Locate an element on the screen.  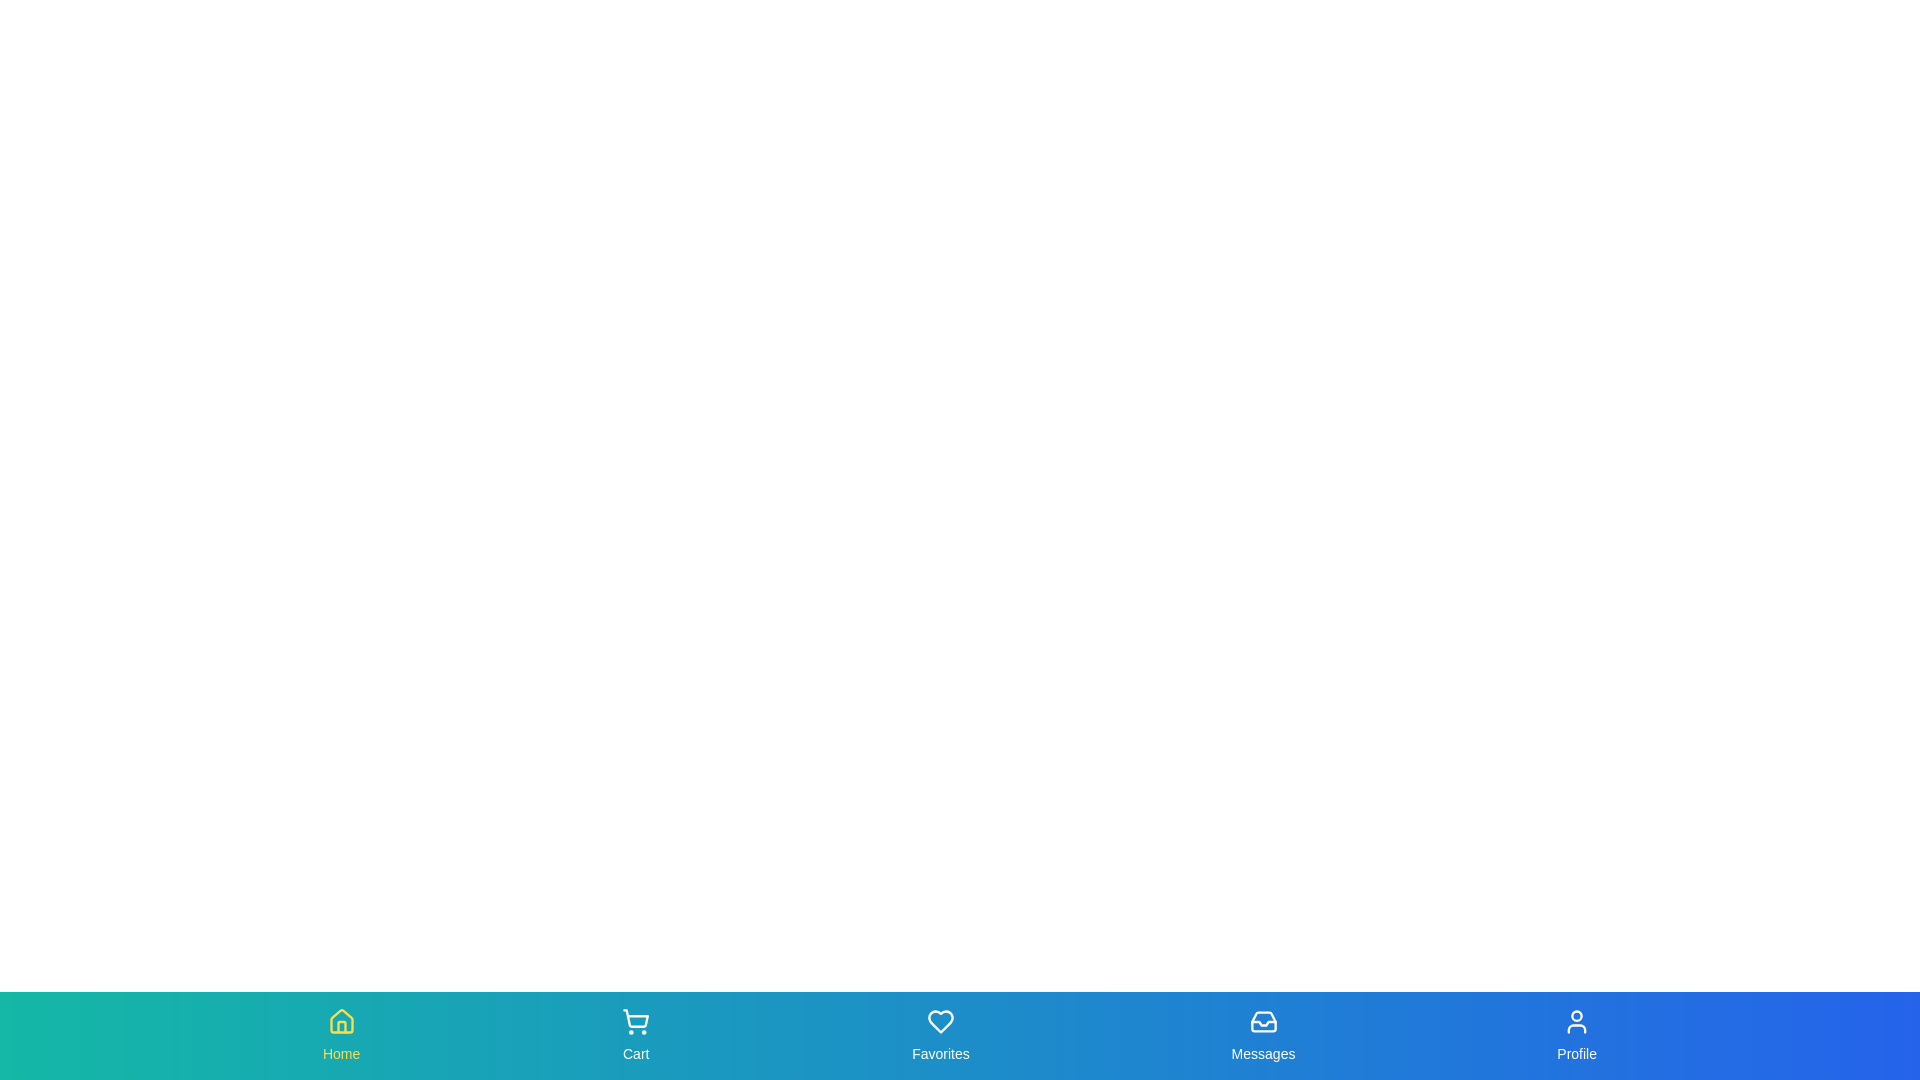
the Cart tab in the bottom navigation bar is located at coordinates (635, 1035).